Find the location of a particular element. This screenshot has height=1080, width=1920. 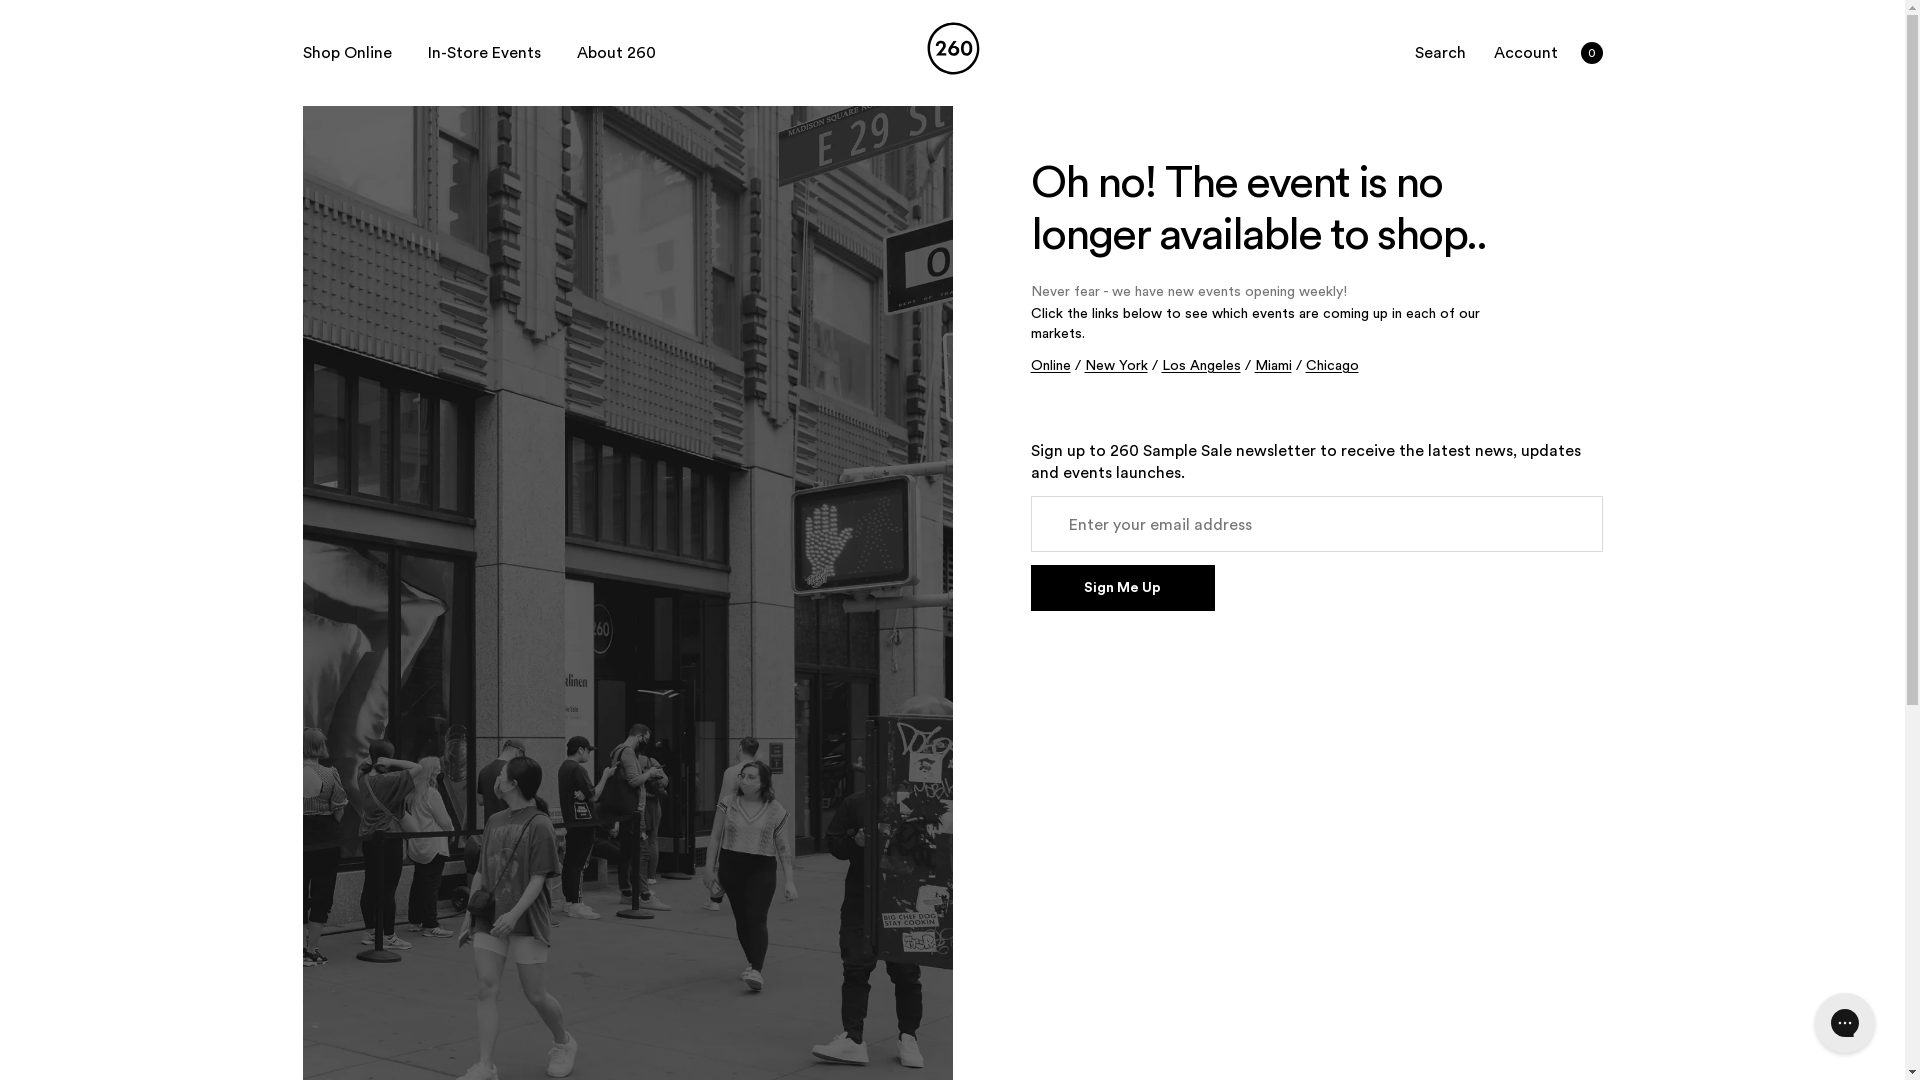

'Miami' is located at coordinates (1271, 366).